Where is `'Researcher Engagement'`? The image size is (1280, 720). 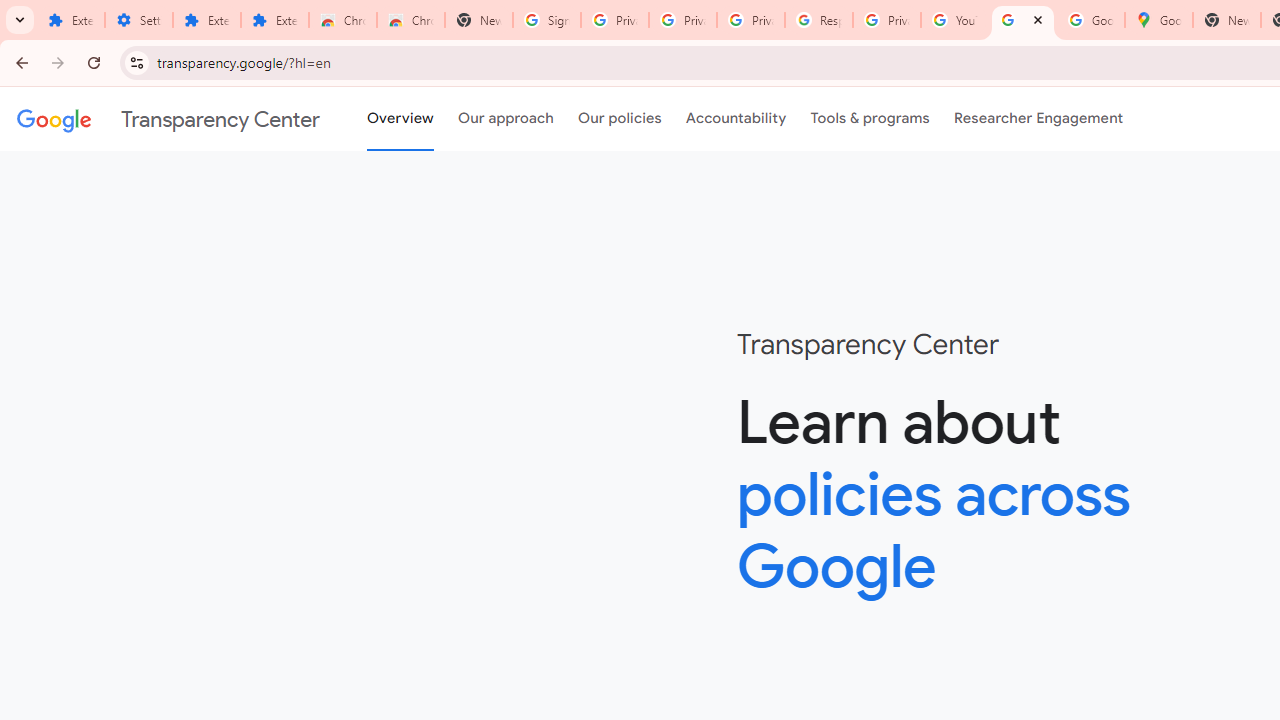 'Researcher Engagement' is located at coordinates (1038, 119).